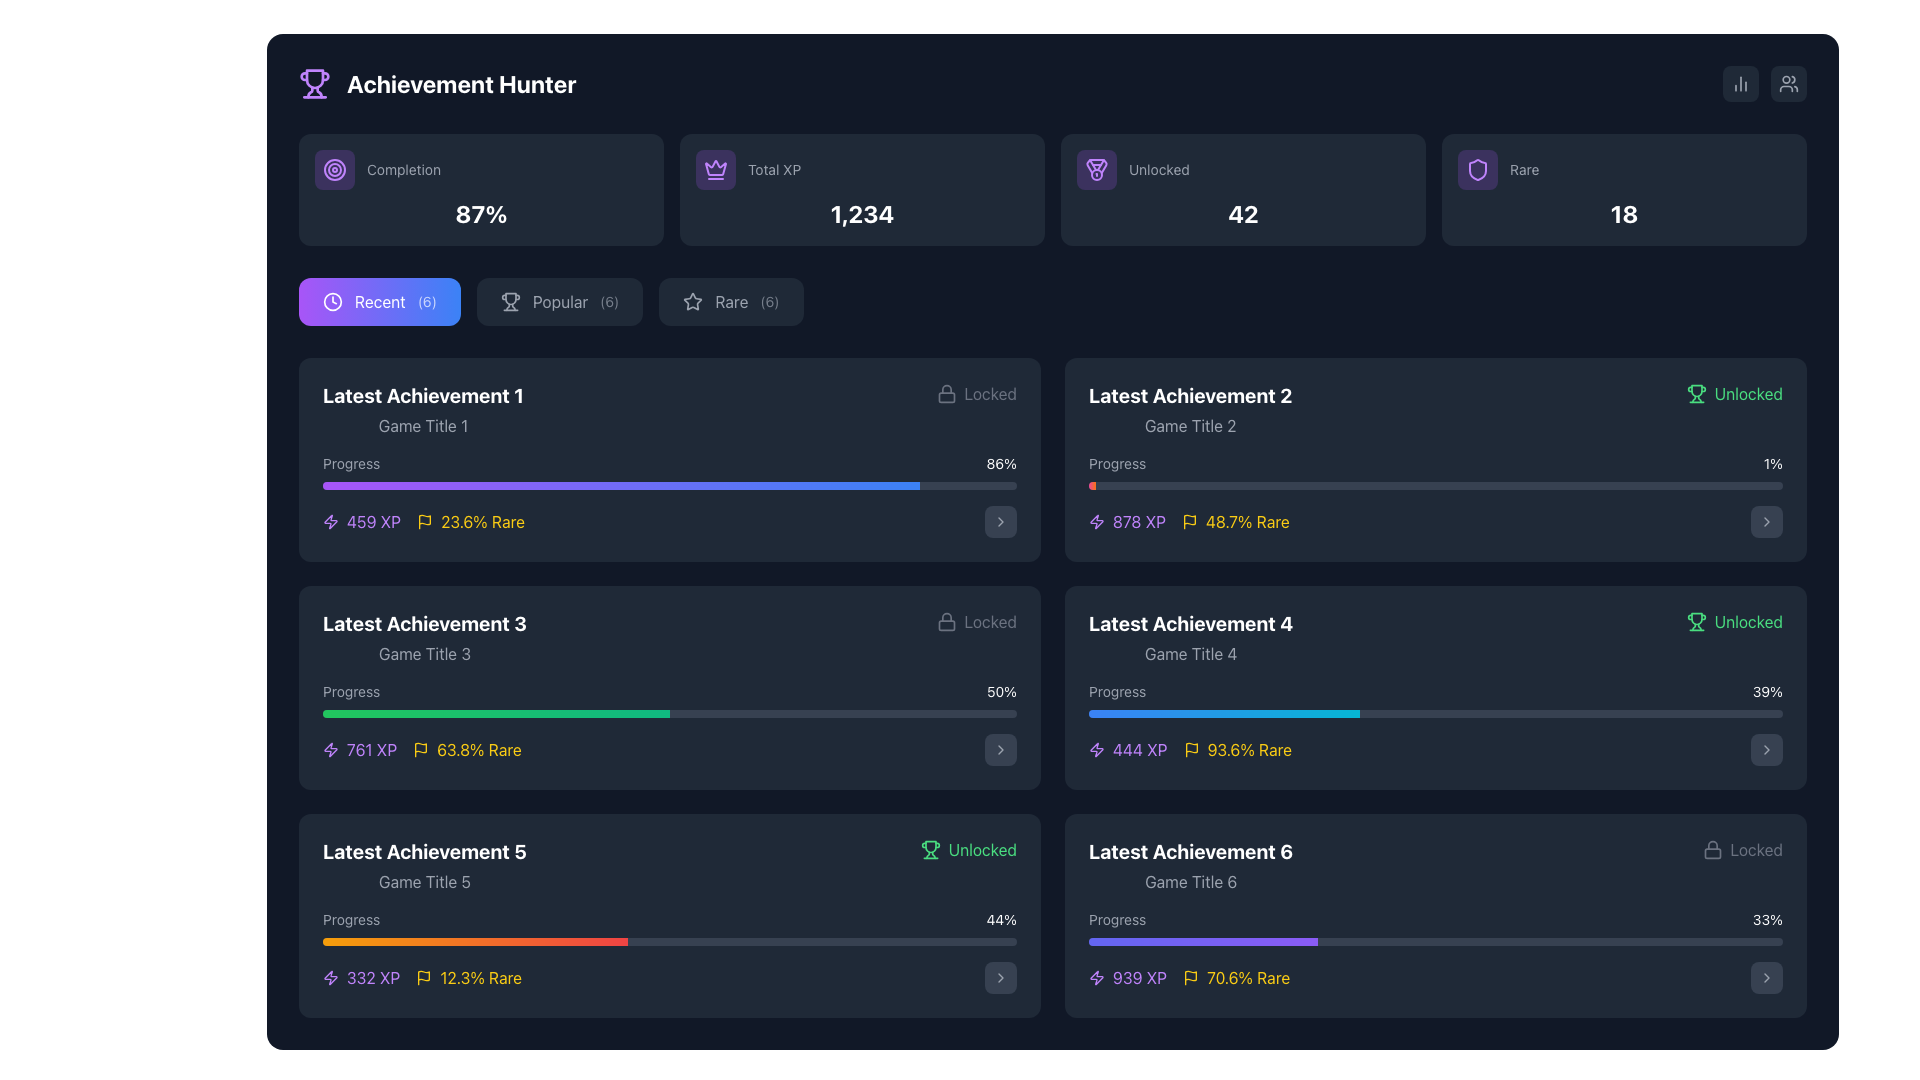 The height and width of the screenshot is (1080, 1920). I want to click on the title text label indicating the name or identifier of an achievement located at the top of the second card on the right side of the layout, above 'Game Title 2', so click(1190, 396).